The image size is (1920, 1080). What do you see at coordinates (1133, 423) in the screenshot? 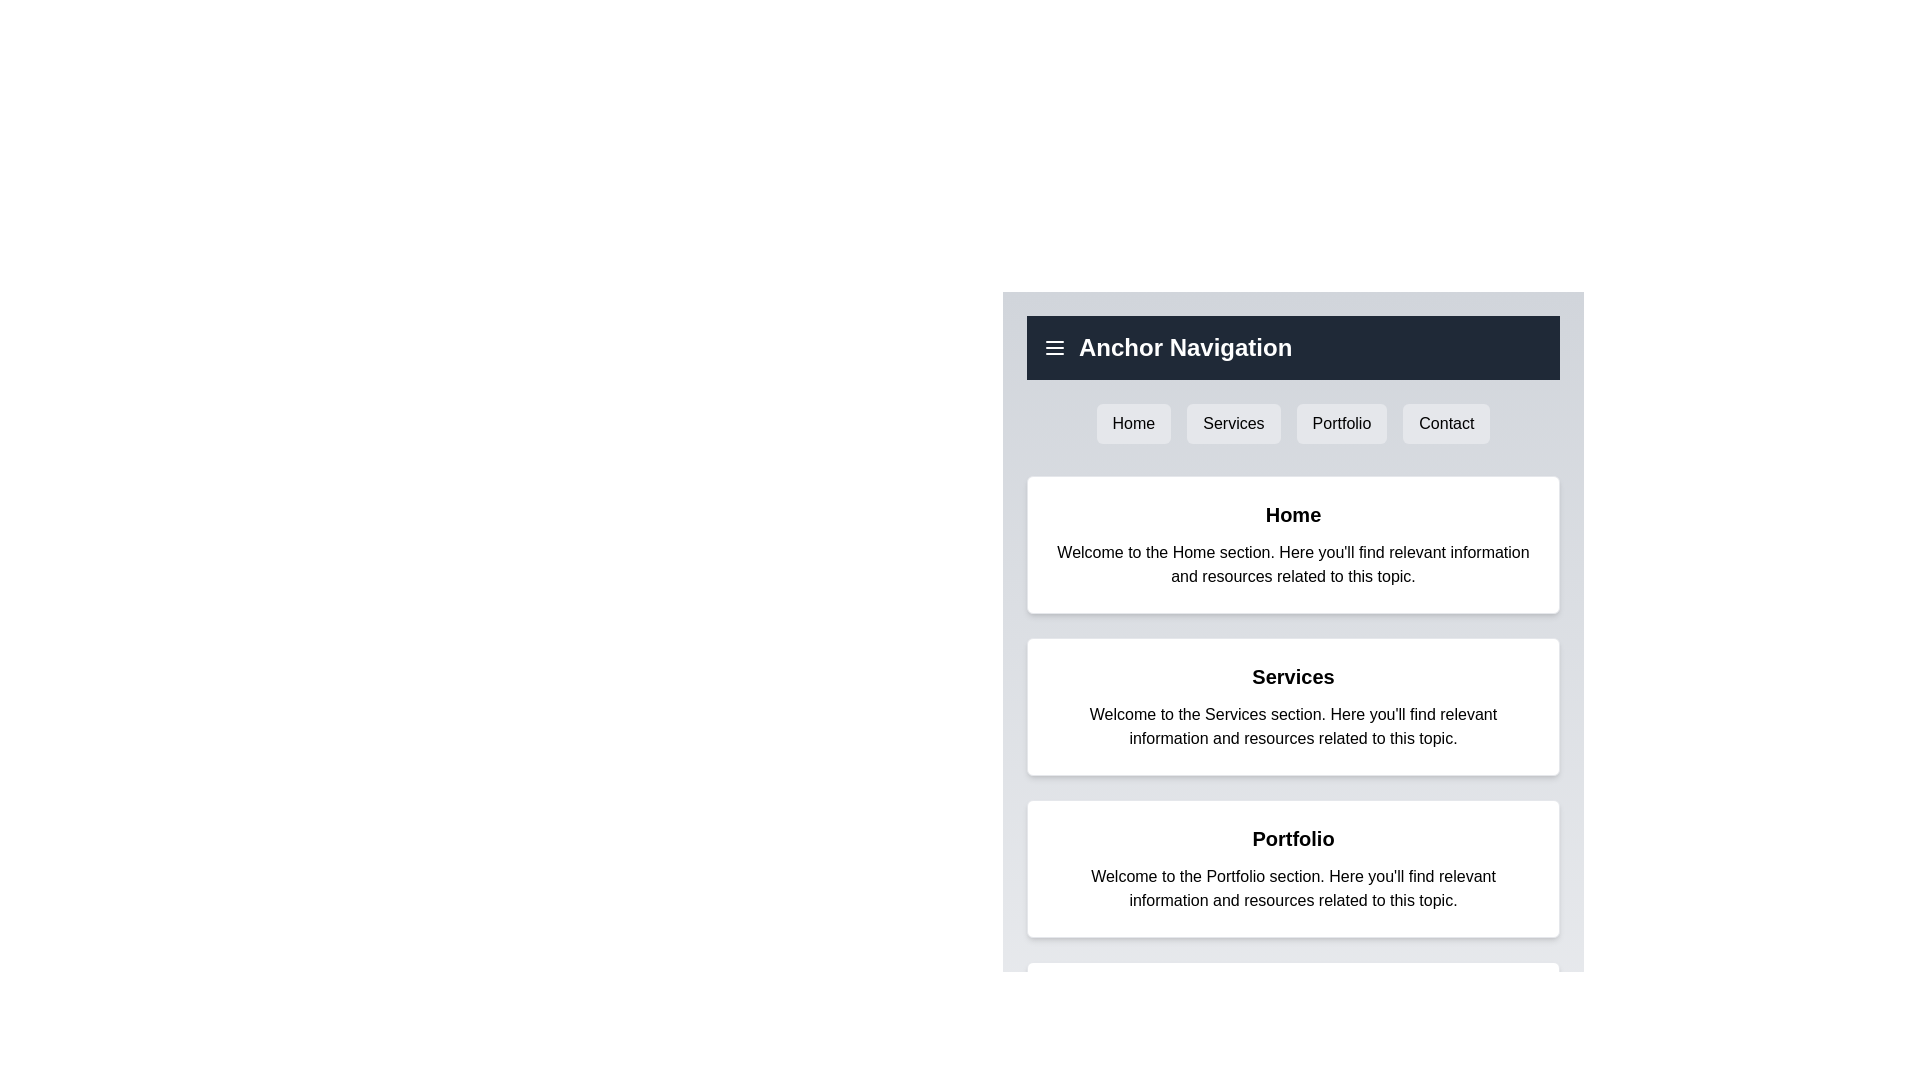
I see `the 'Home' navigation link in the top navigation bar` at bounding box center [1133, 423].